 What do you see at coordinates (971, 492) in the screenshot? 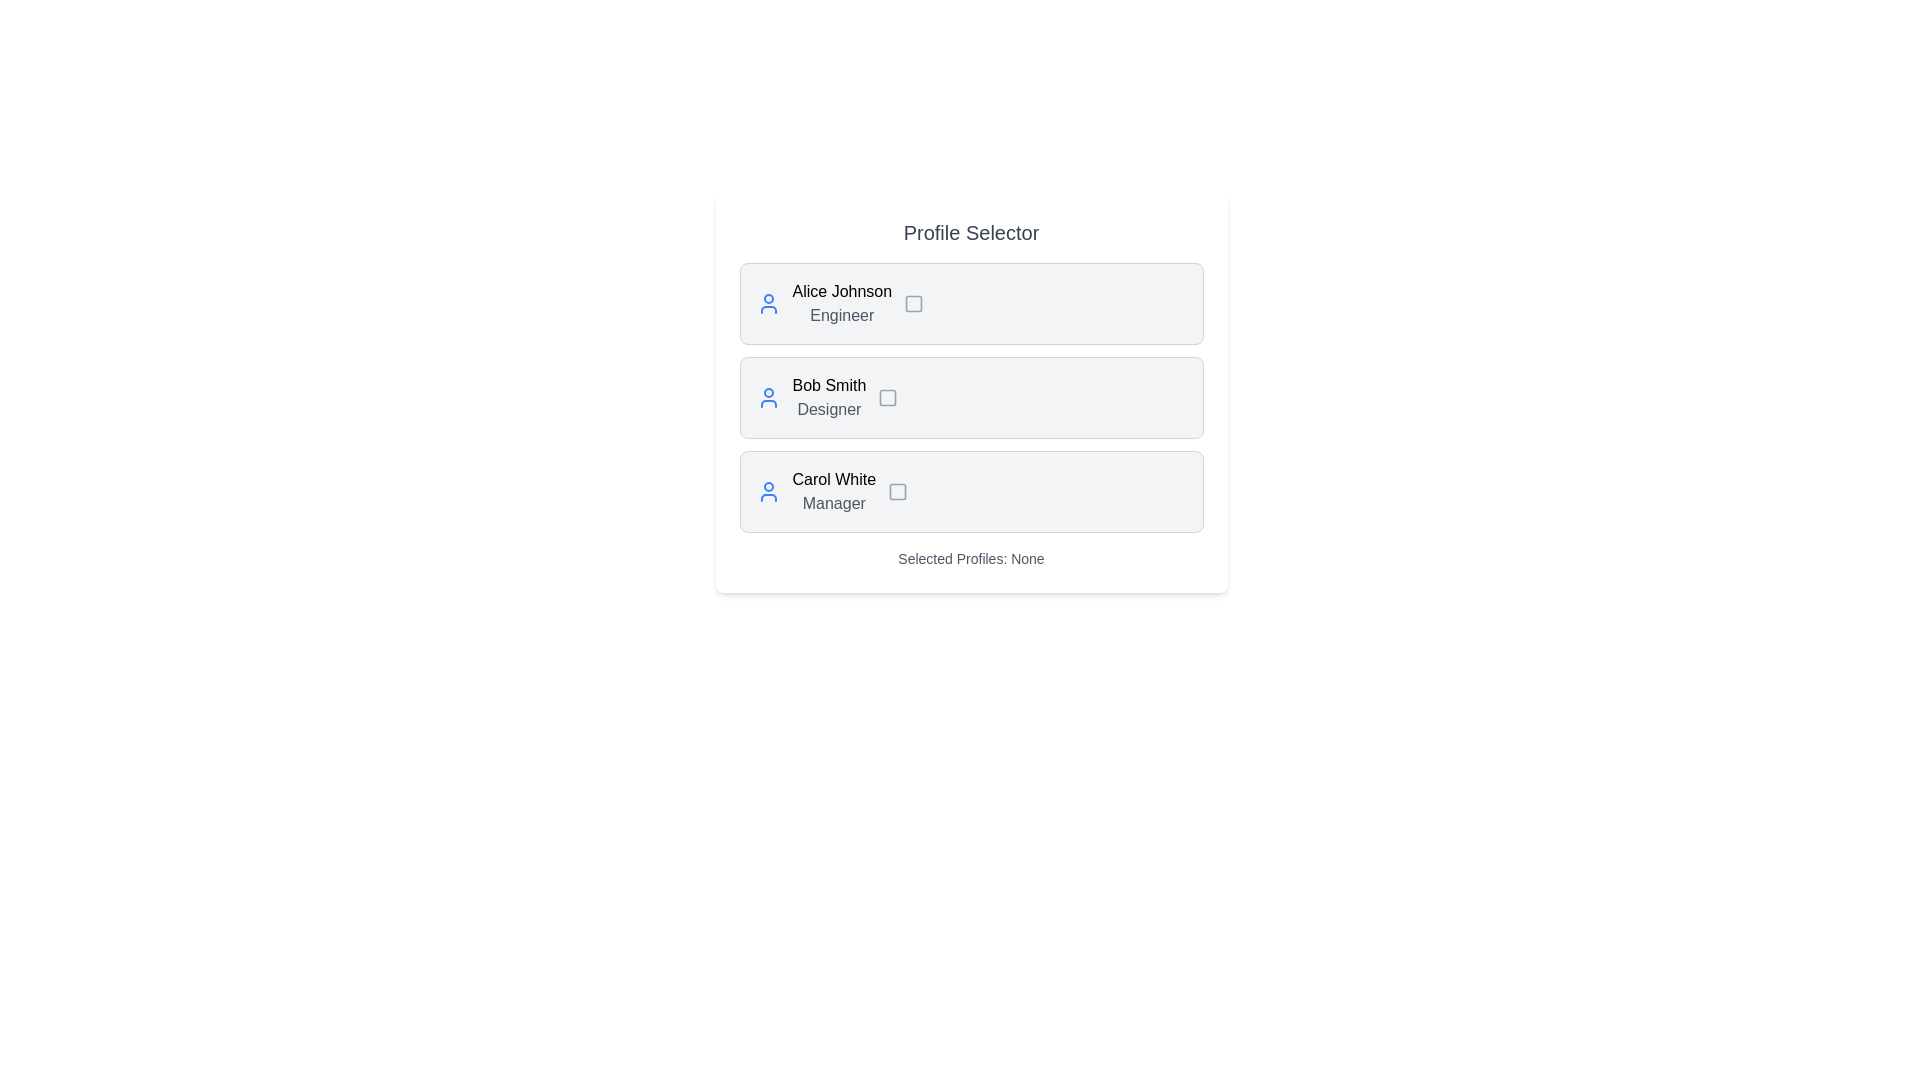
I see `the profile card corresponding to Carol White` at bounding box center [971, 492].